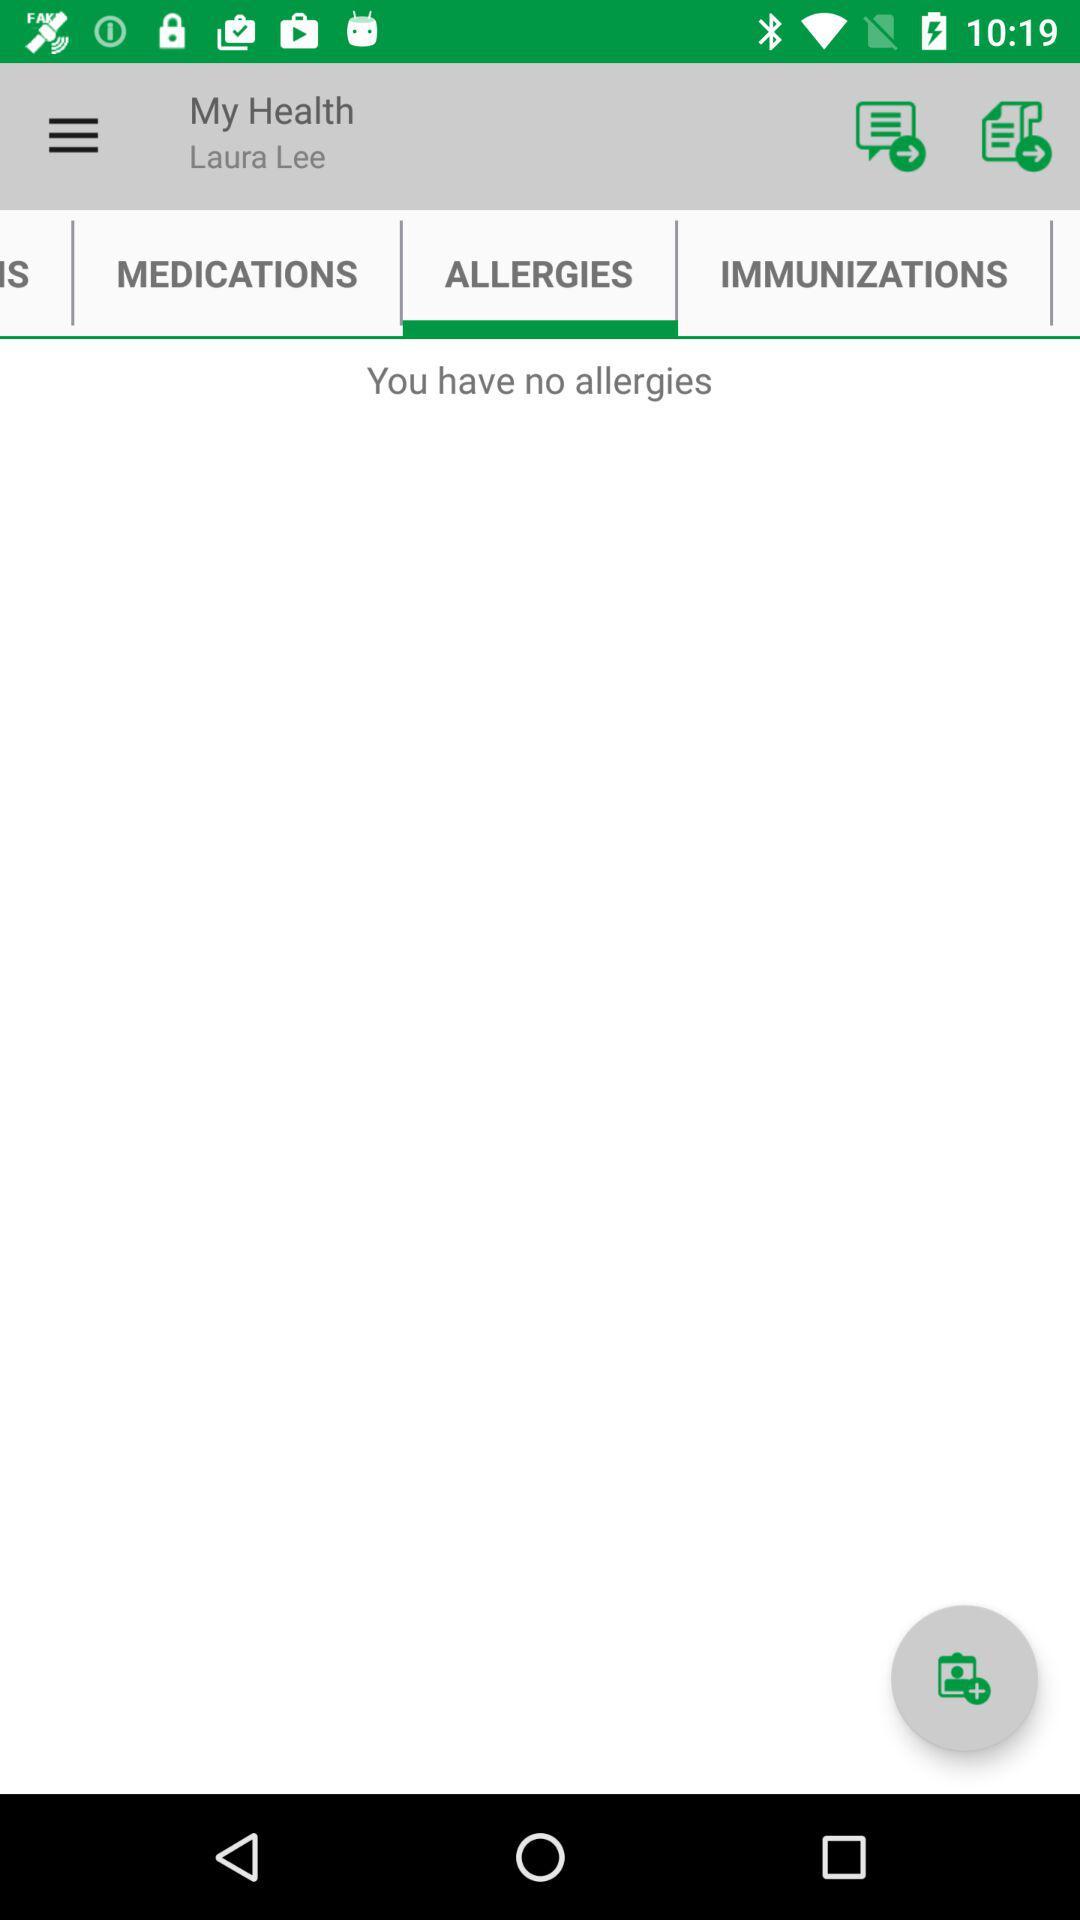 The width and height of the screenshot is (1080, 1920). Describe the element at coordinates (1017, 135) in the screenshot. I see `item above immunizations` at that location.